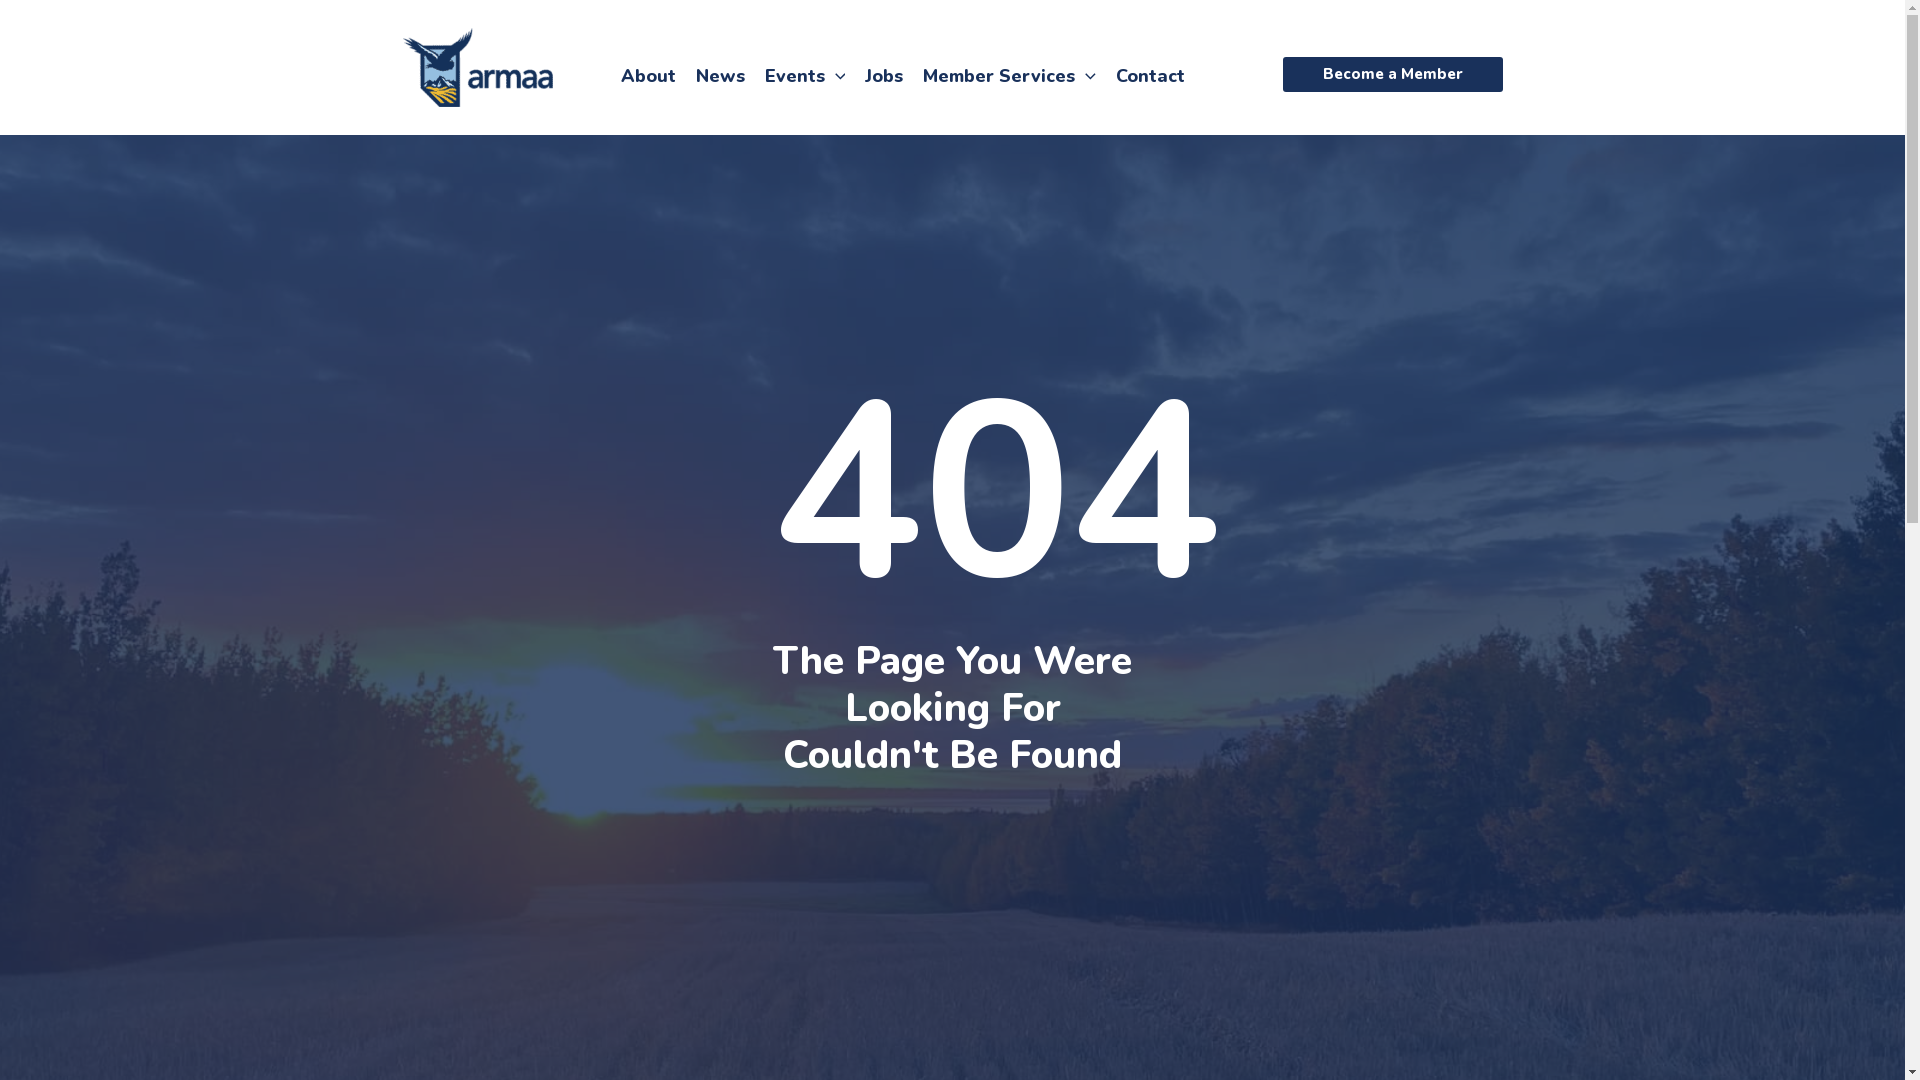 Image resolution: width=1920 pixels, height=1080 pixels. Describe the element at coordinates (1009, 73) in the screenshot. I see `'Member Services'` at that location.